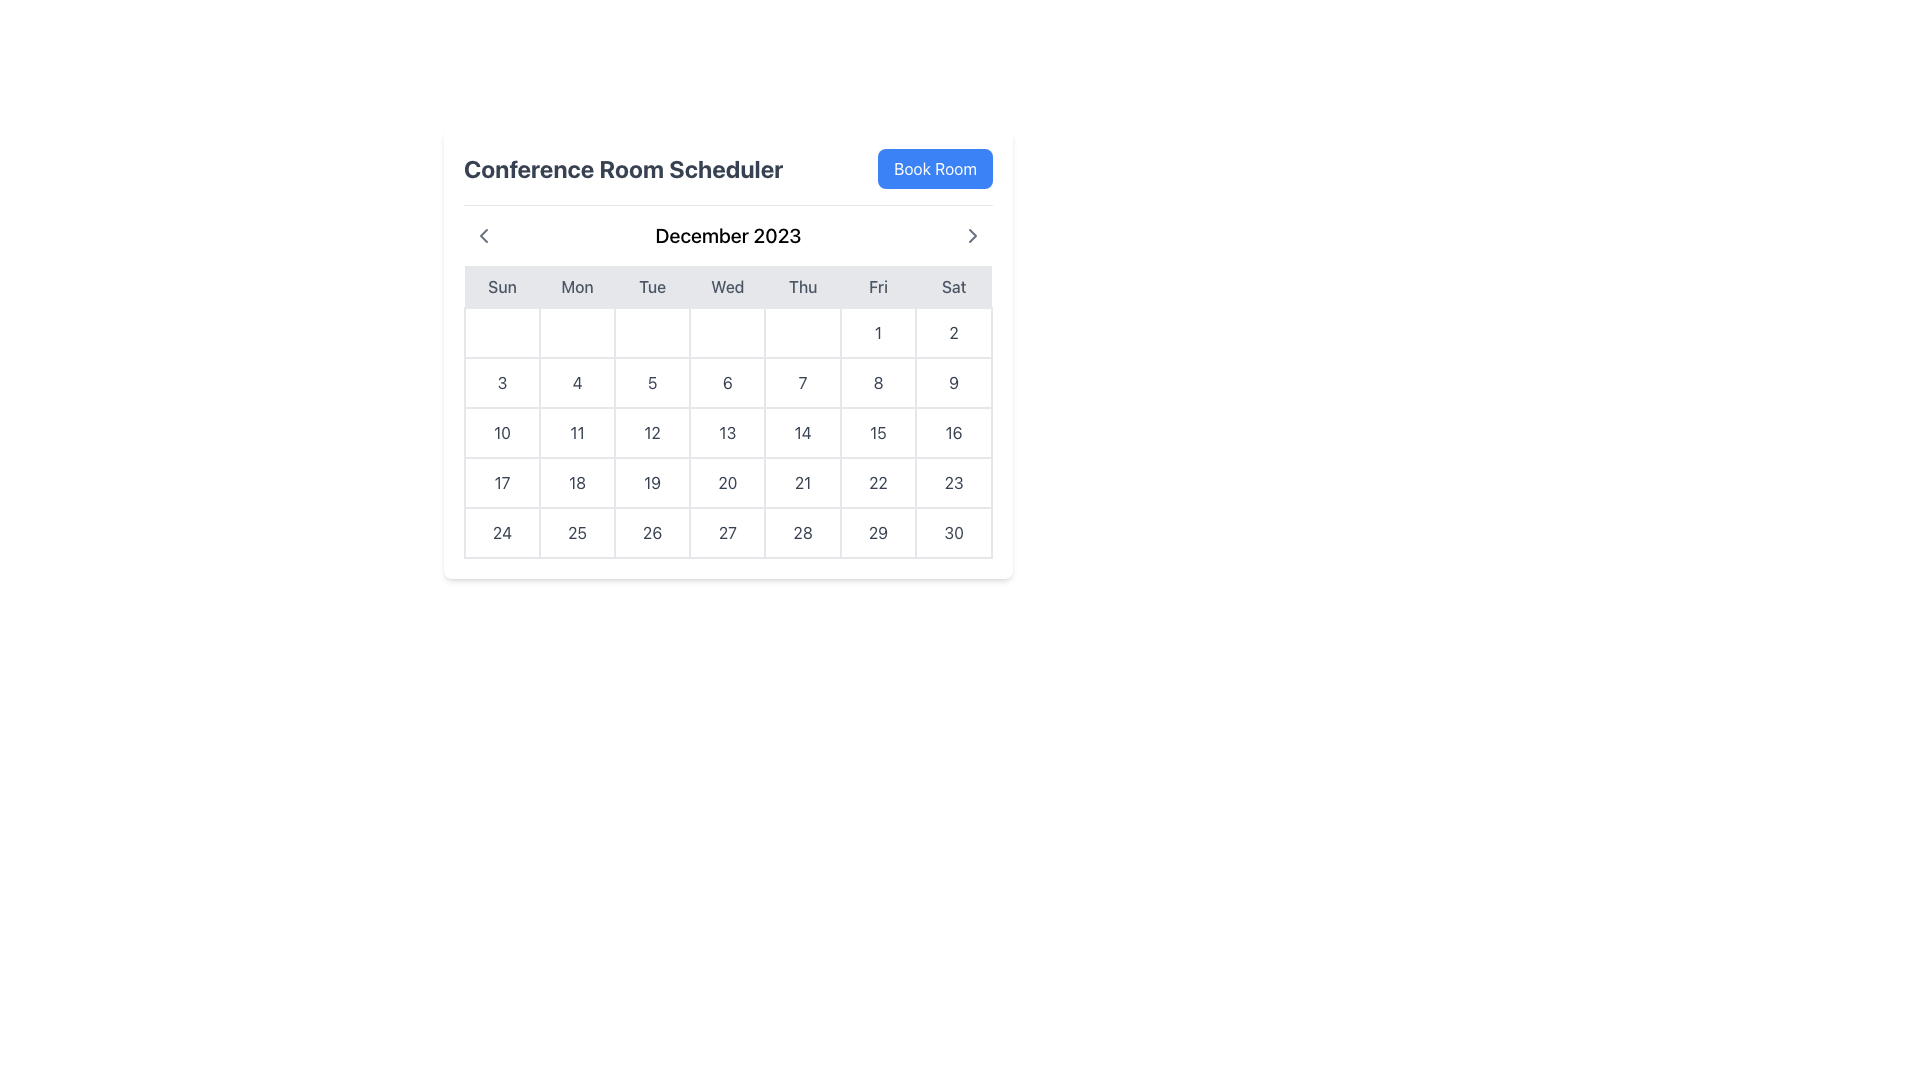 The height and width of the screenshot is (1080, 1920). Describe the element at coordinates (802, 531) in the screenshot. I see `the square button with a white background, dark gray border, and bold '28' text` at that location.